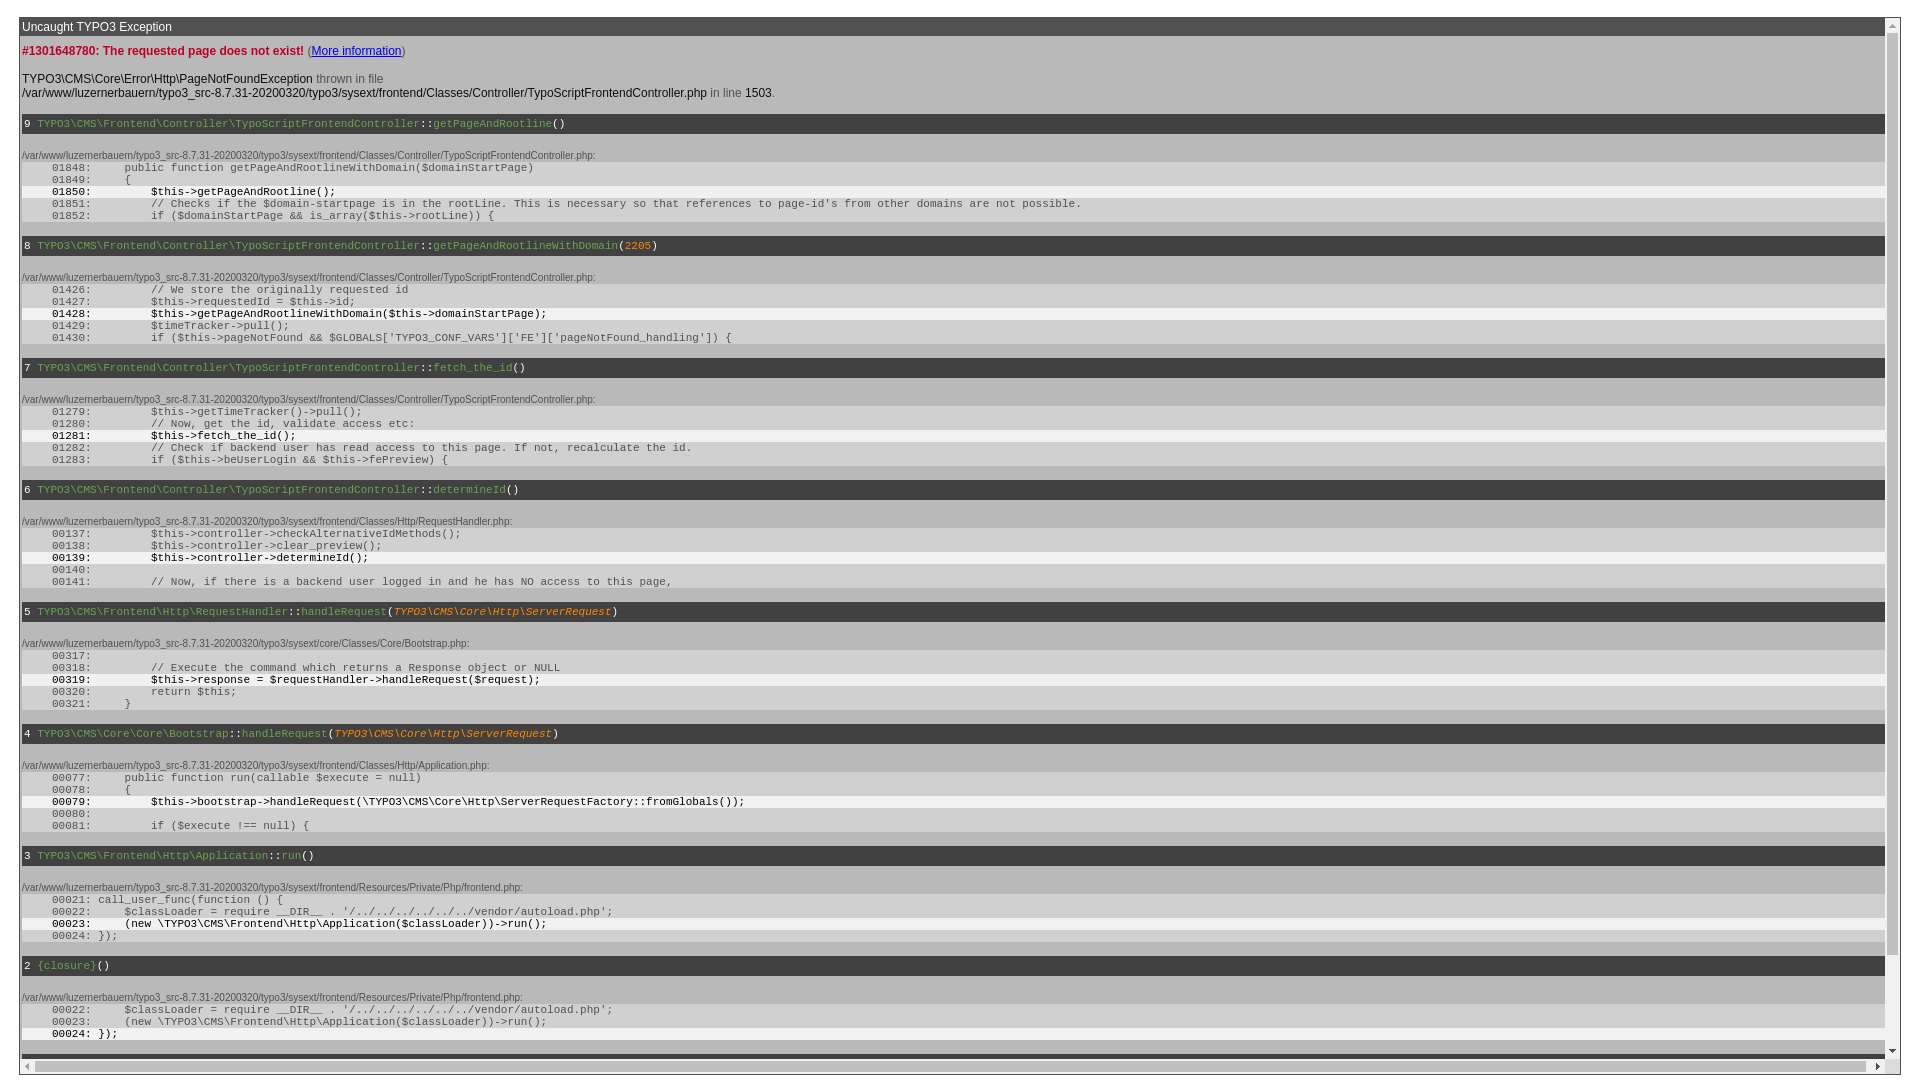  Describe the element at coordinates (310, 49) in the screenshot. I see `'More information'` at that location.